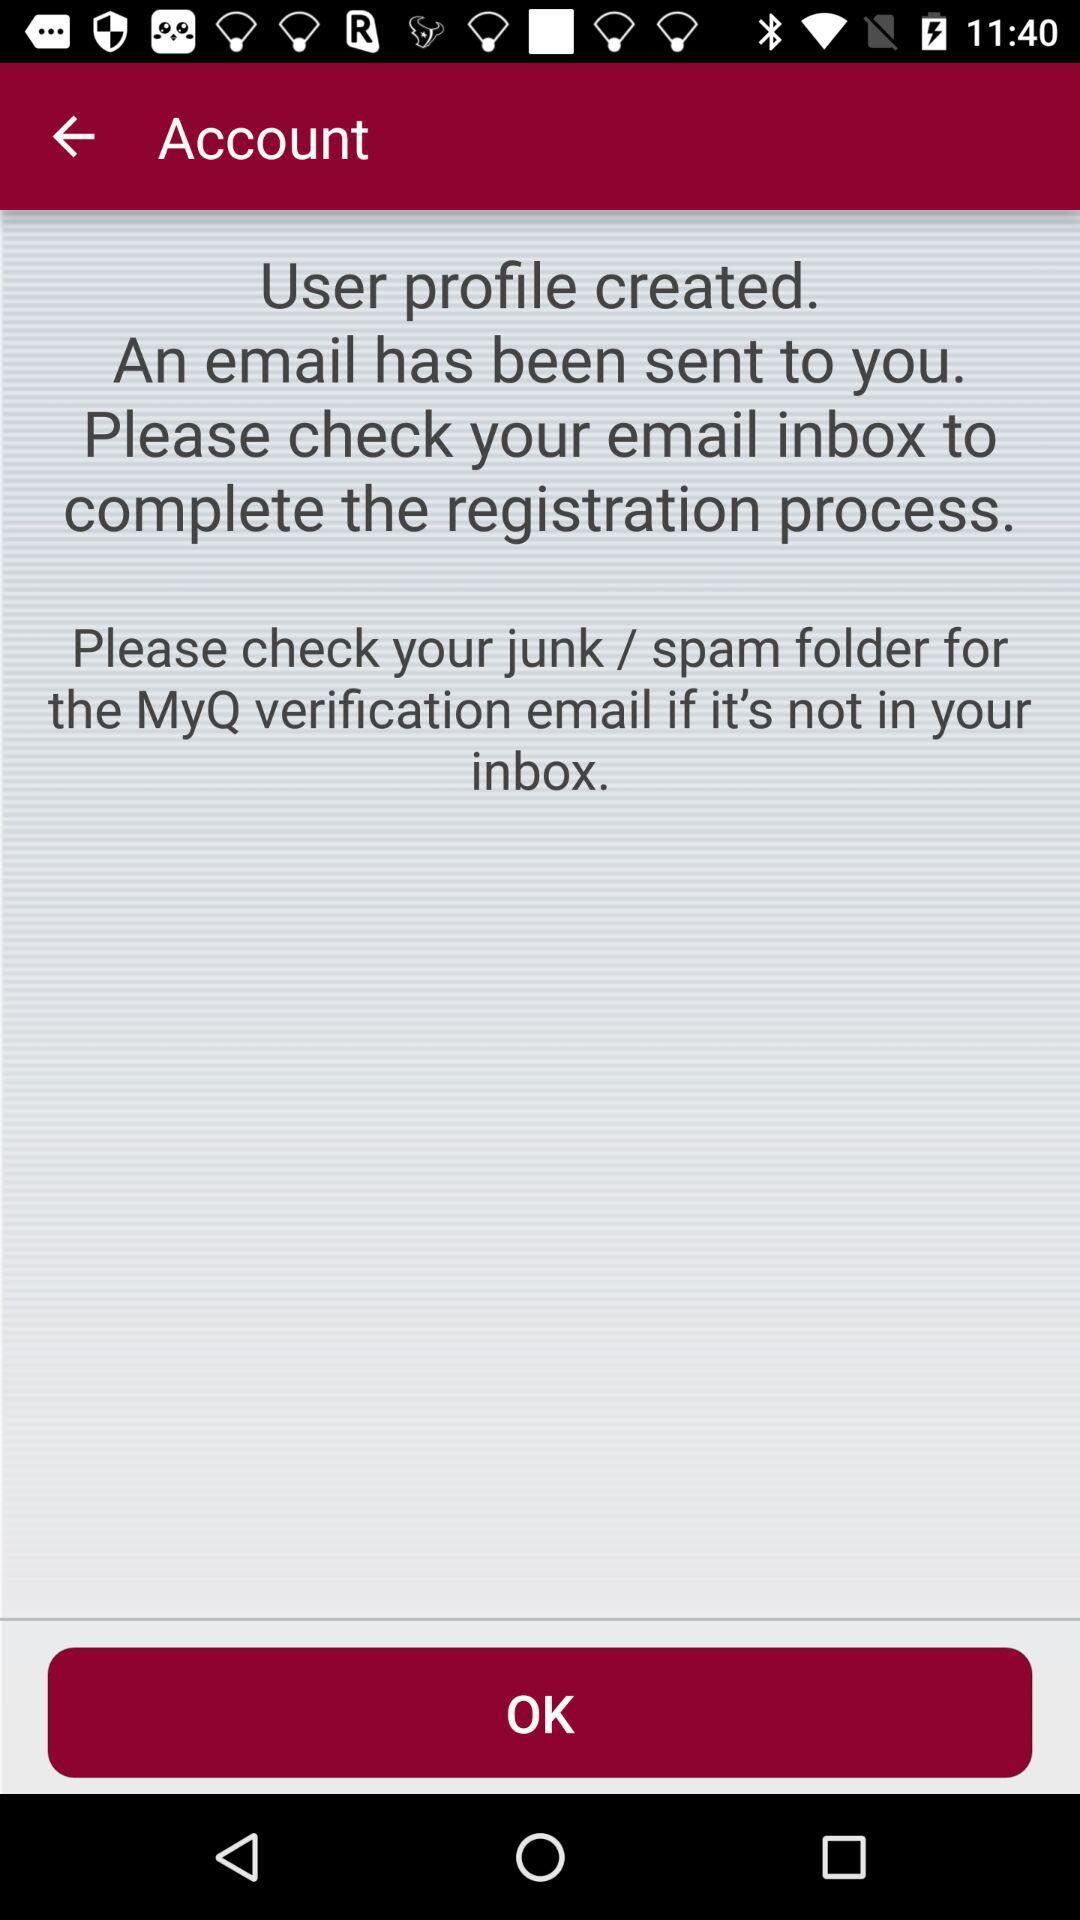 This screenshot has width=1080, height=1920. I want to click on the ok item, so click(540, 1711).